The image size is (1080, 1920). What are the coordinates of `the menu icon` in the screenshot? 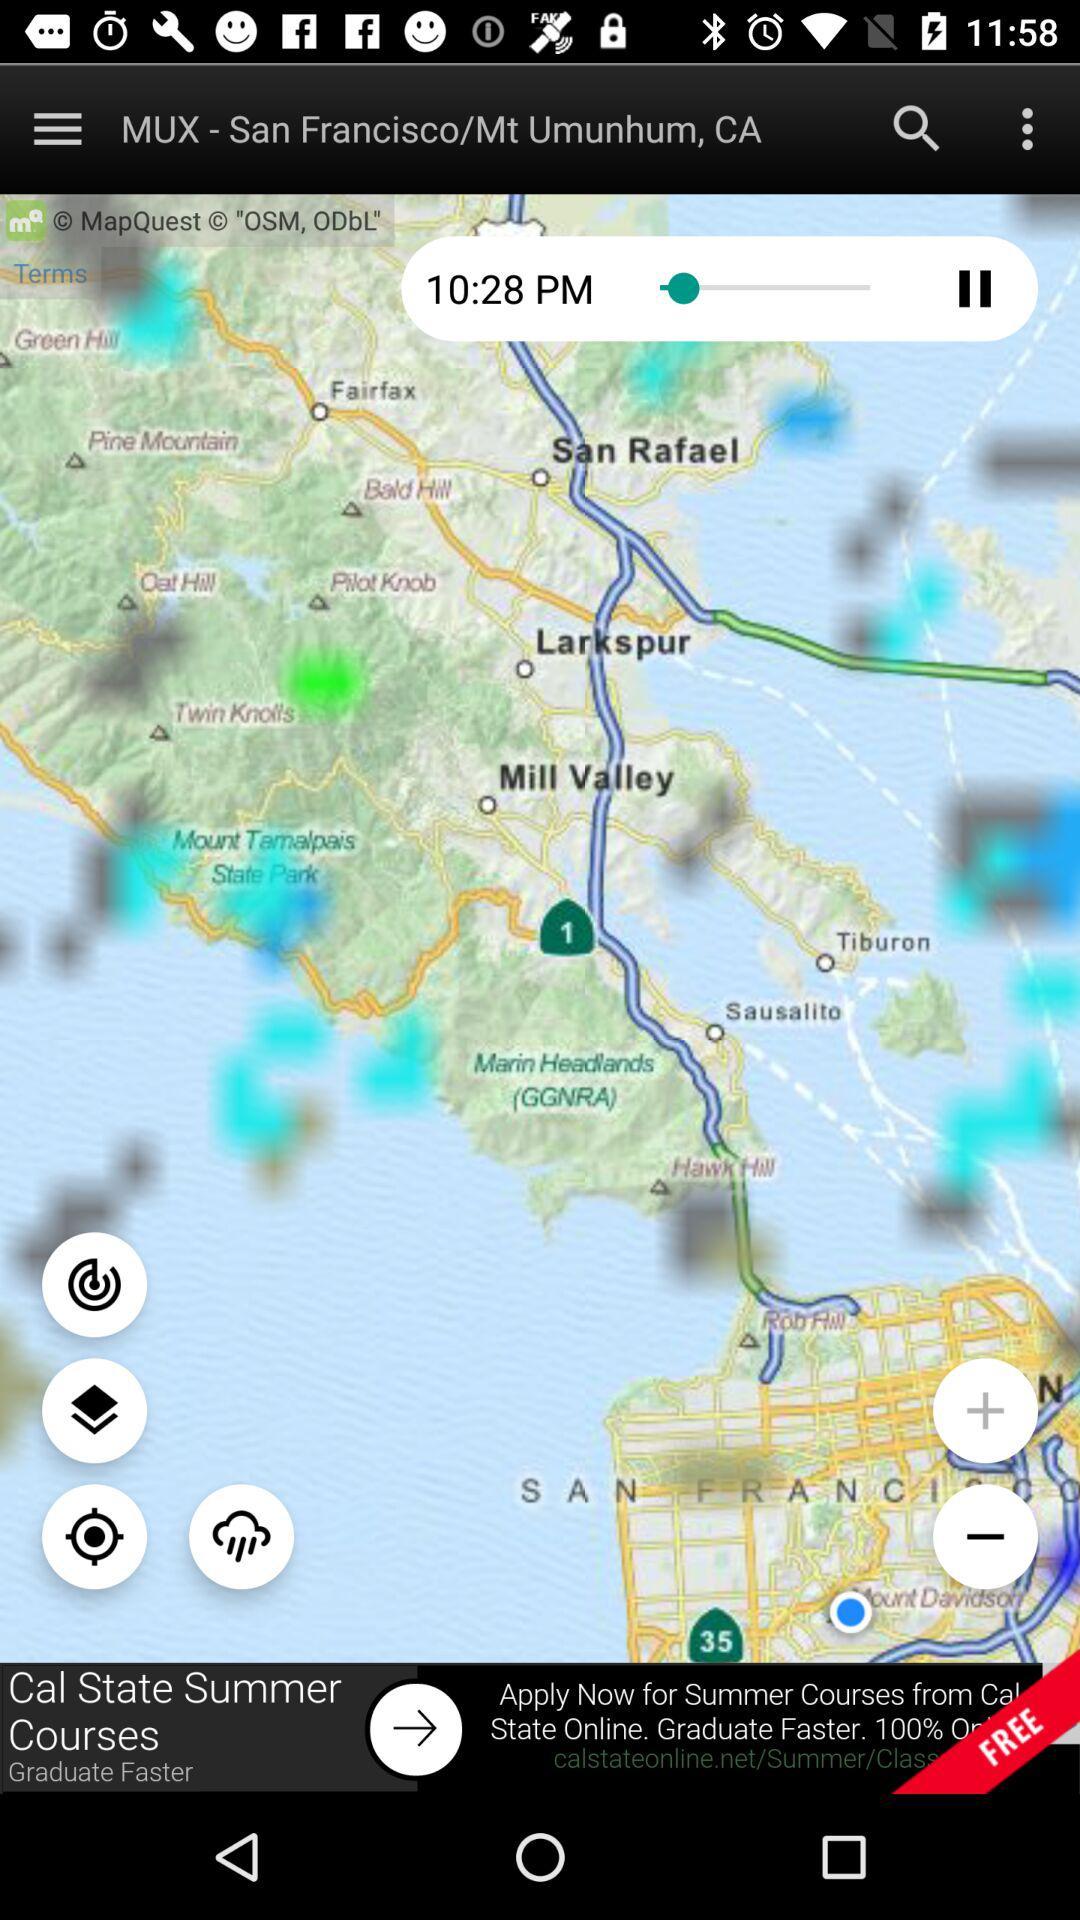 It's located at (56, 127).